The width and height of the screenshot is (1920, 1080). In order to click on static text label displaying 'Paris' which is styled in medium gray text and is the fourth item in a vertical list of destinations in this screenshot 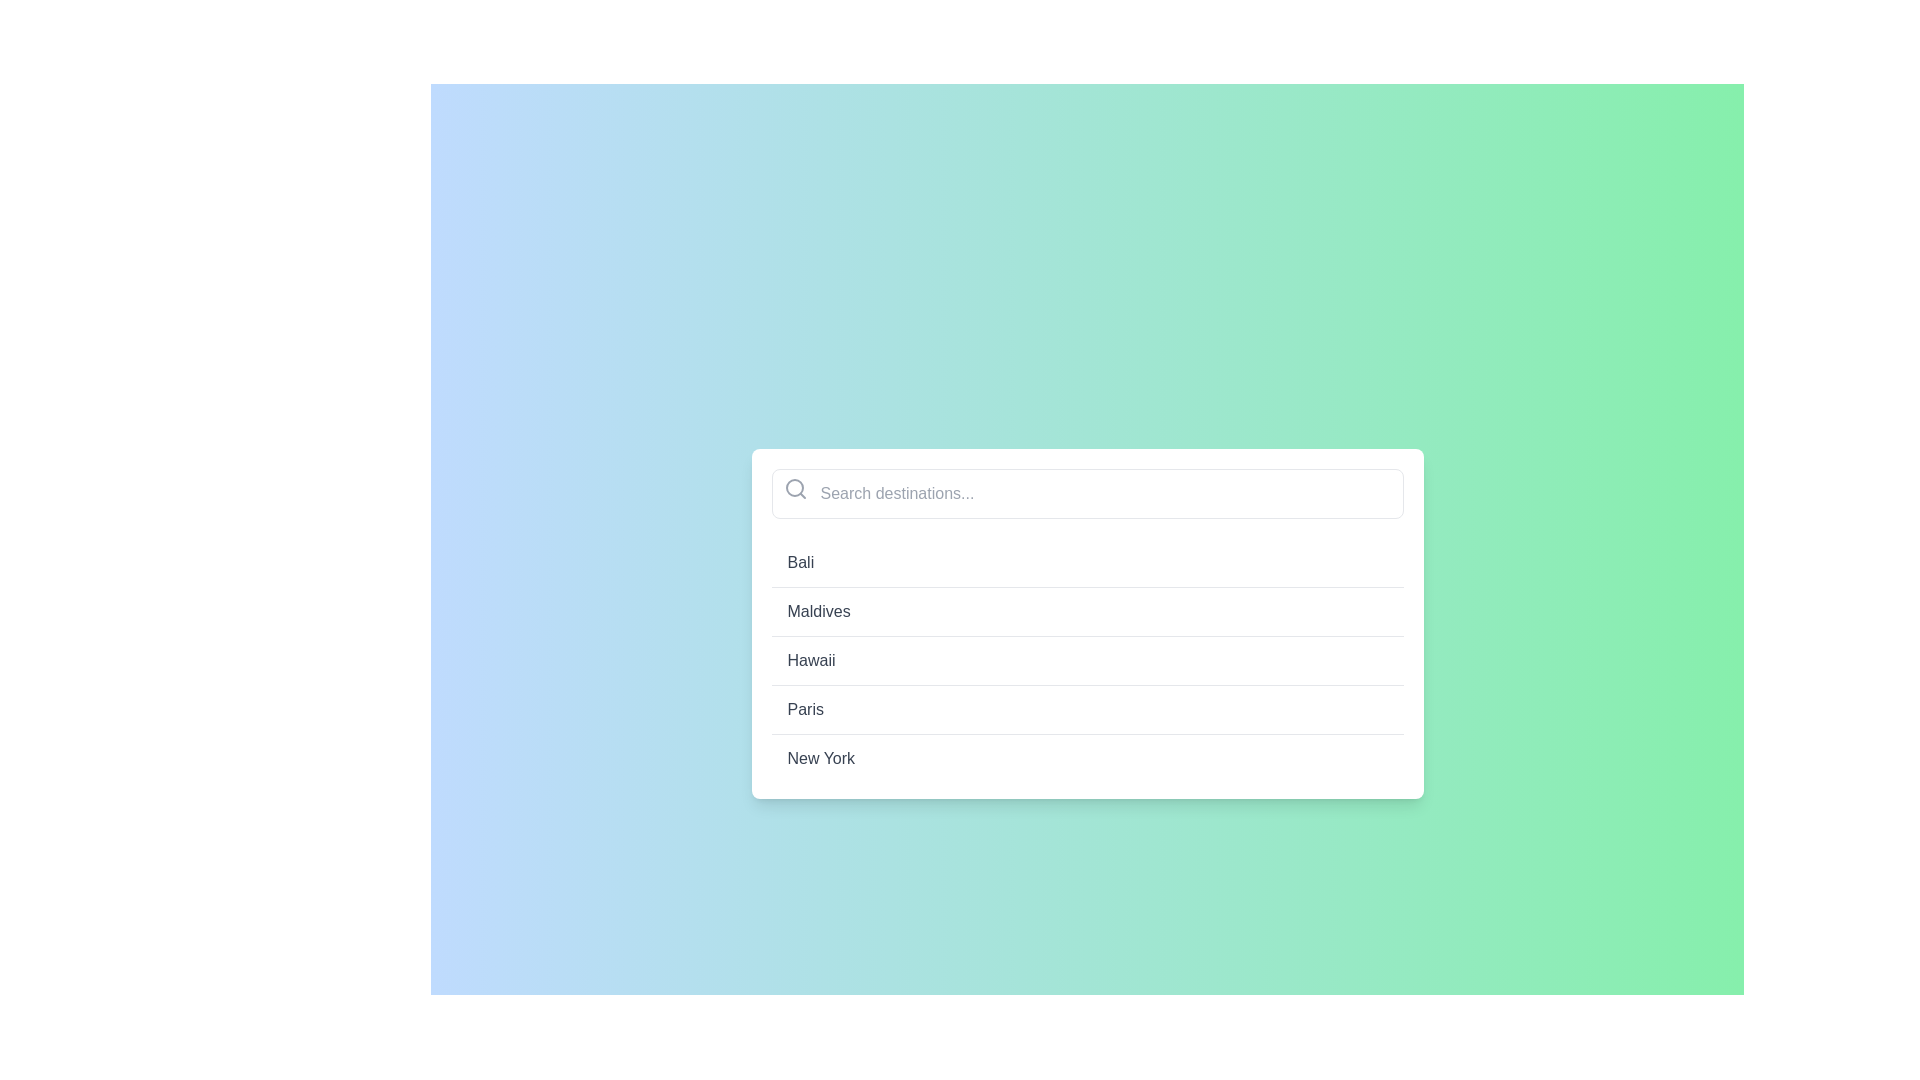, I will do `click(805, 708)`.